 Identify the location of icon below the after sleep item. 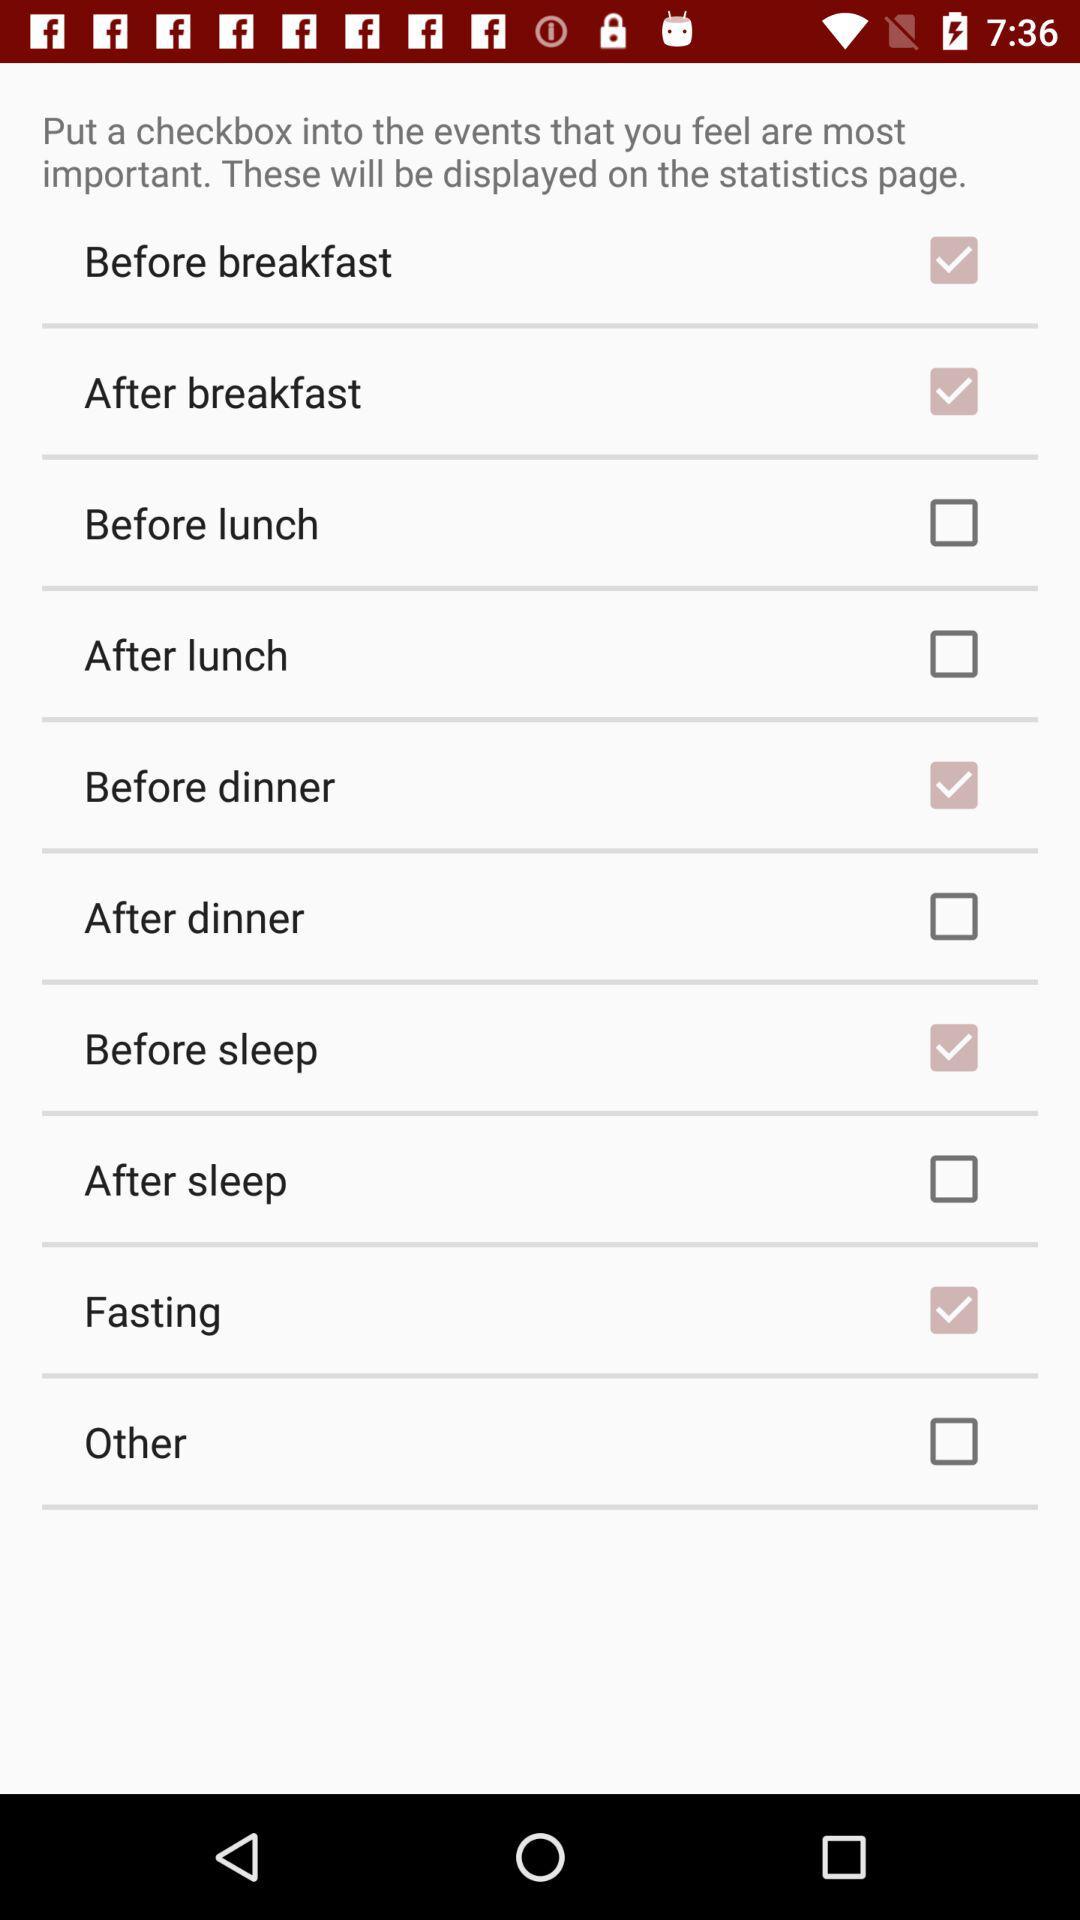
(540, 1310).